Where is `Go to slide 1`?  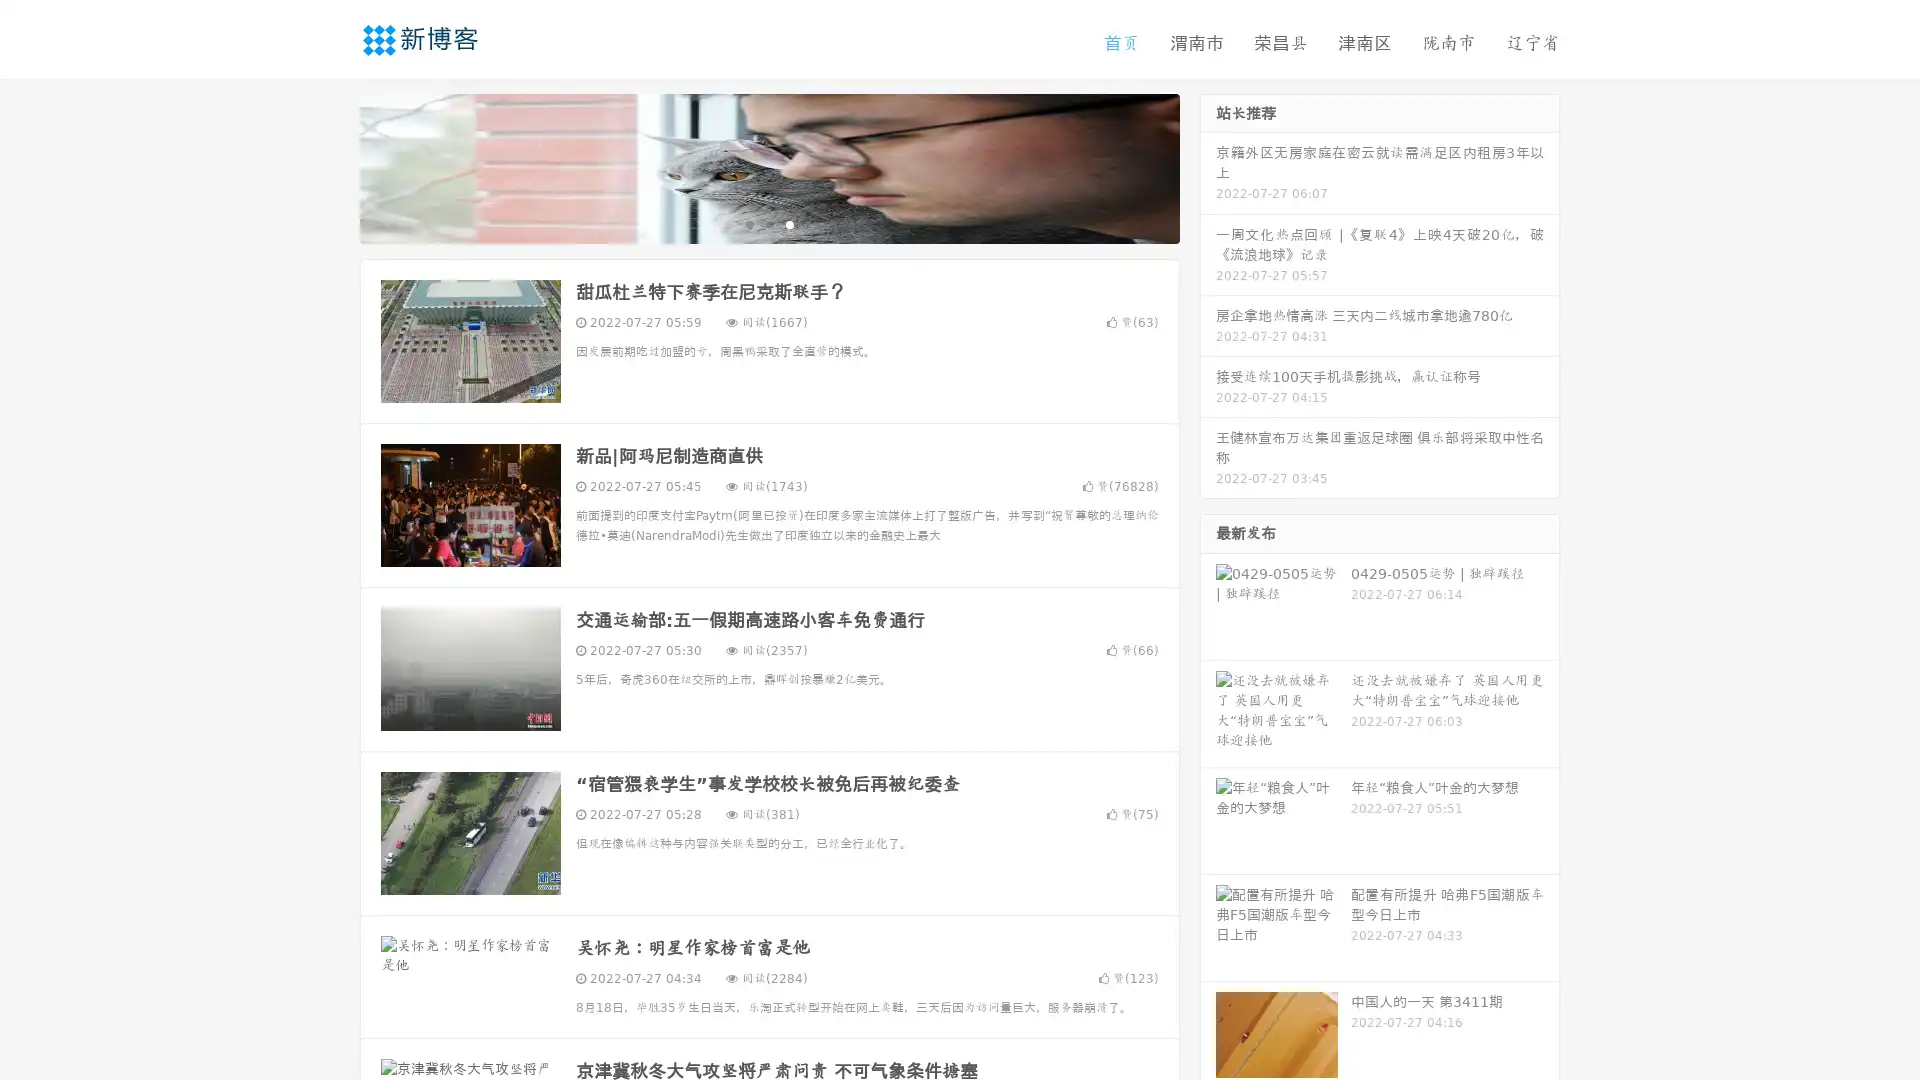 Go to slide 1 is located at coordinates (748, 225).